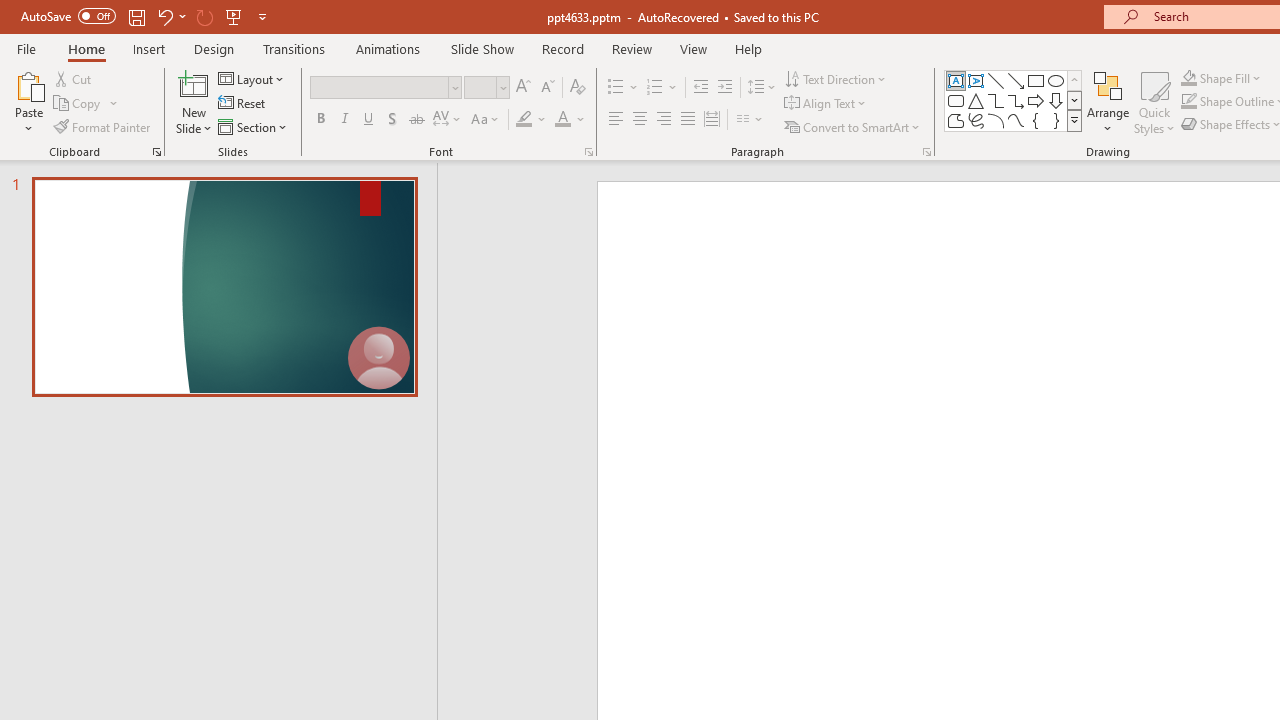 The image size is (1280, 720). I want to click on 'Shape Outline Dark Red, Accent 1', so click(1189, 101).